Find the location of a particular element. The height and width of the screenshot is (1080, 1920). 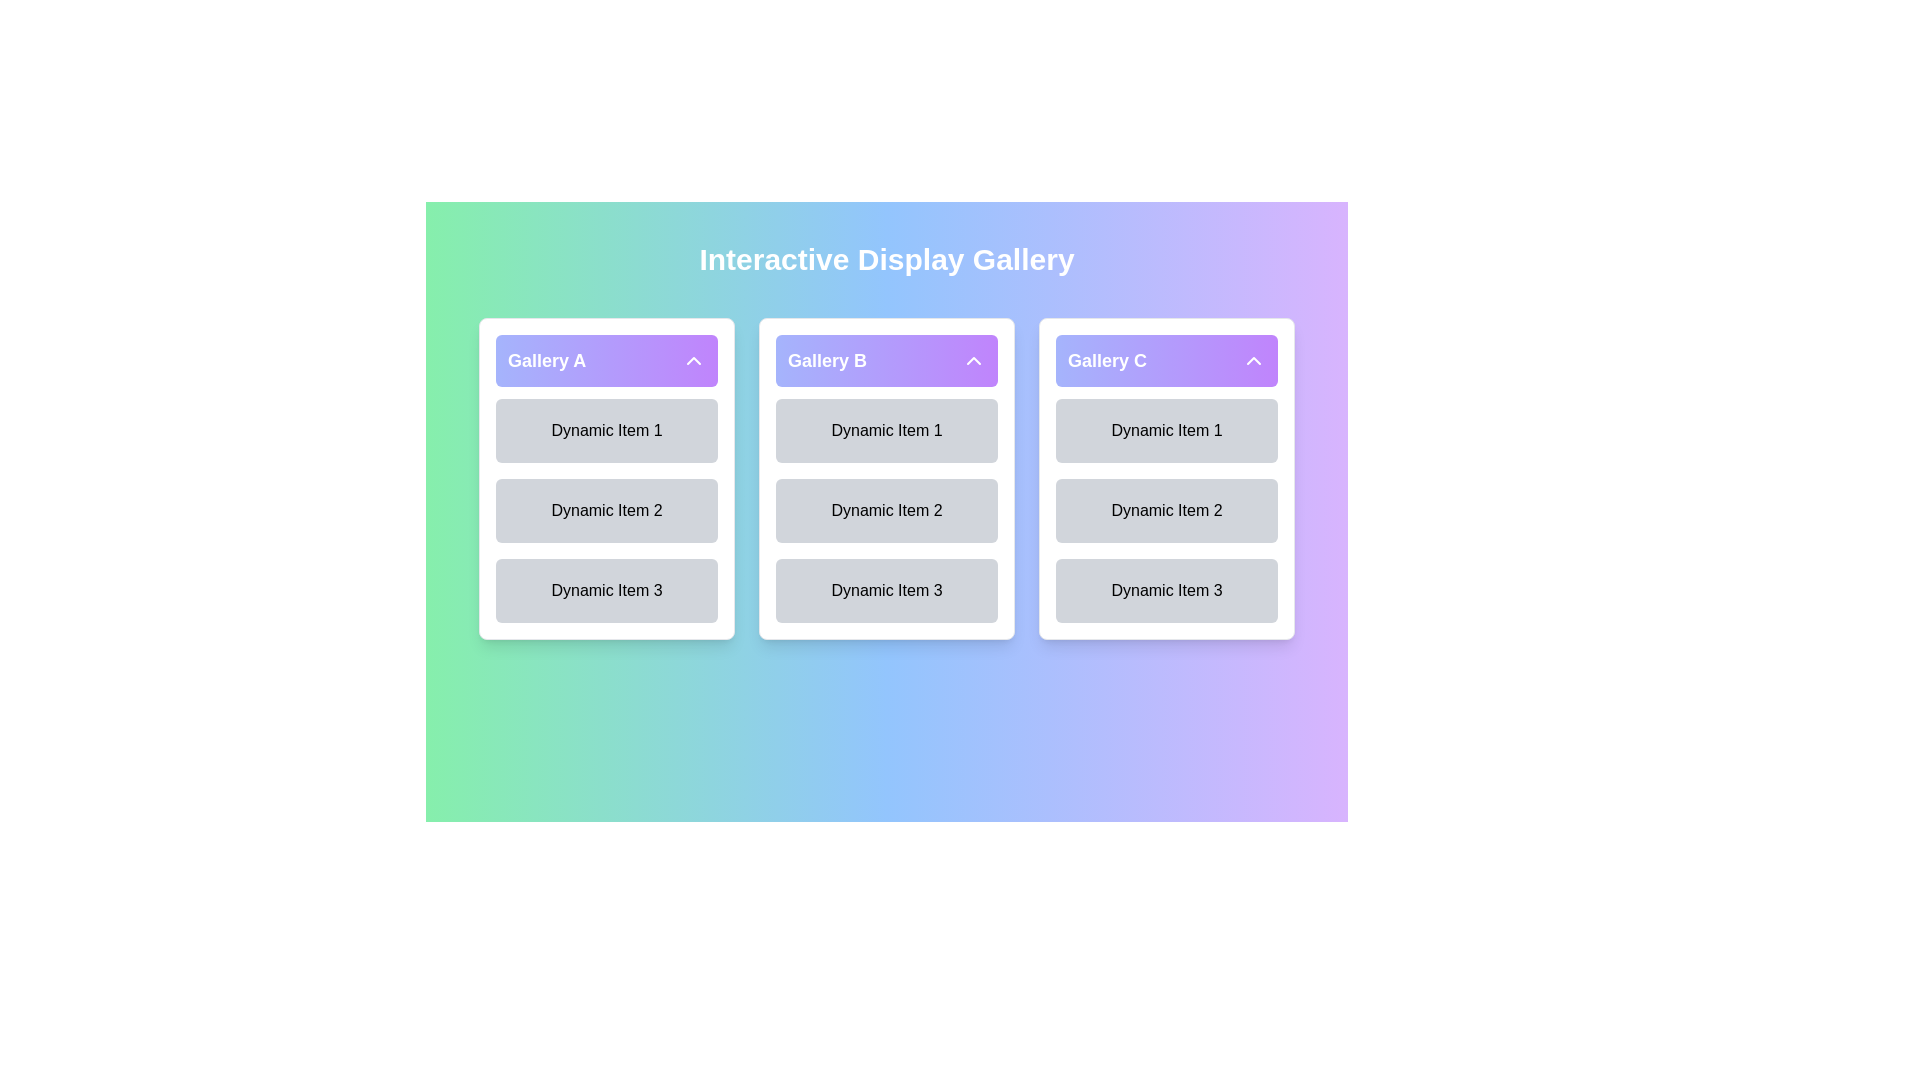

the chevron-shaped icon at the right edge of the purple title bar for 'Gallery A' is located at coordinates (694, 361).